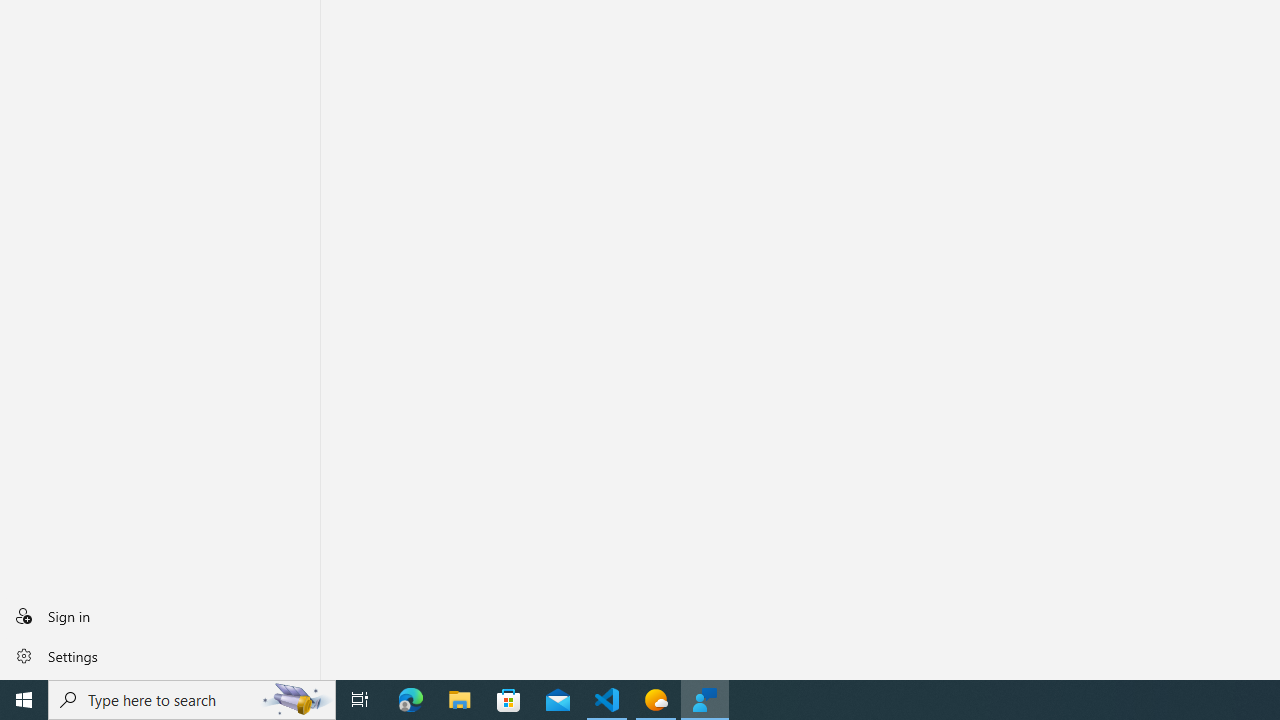 This screenshot has width=1280, height=720. Describe the element at coordinates (160, 655) in the screenshot. I see `'Settings'` at that location.